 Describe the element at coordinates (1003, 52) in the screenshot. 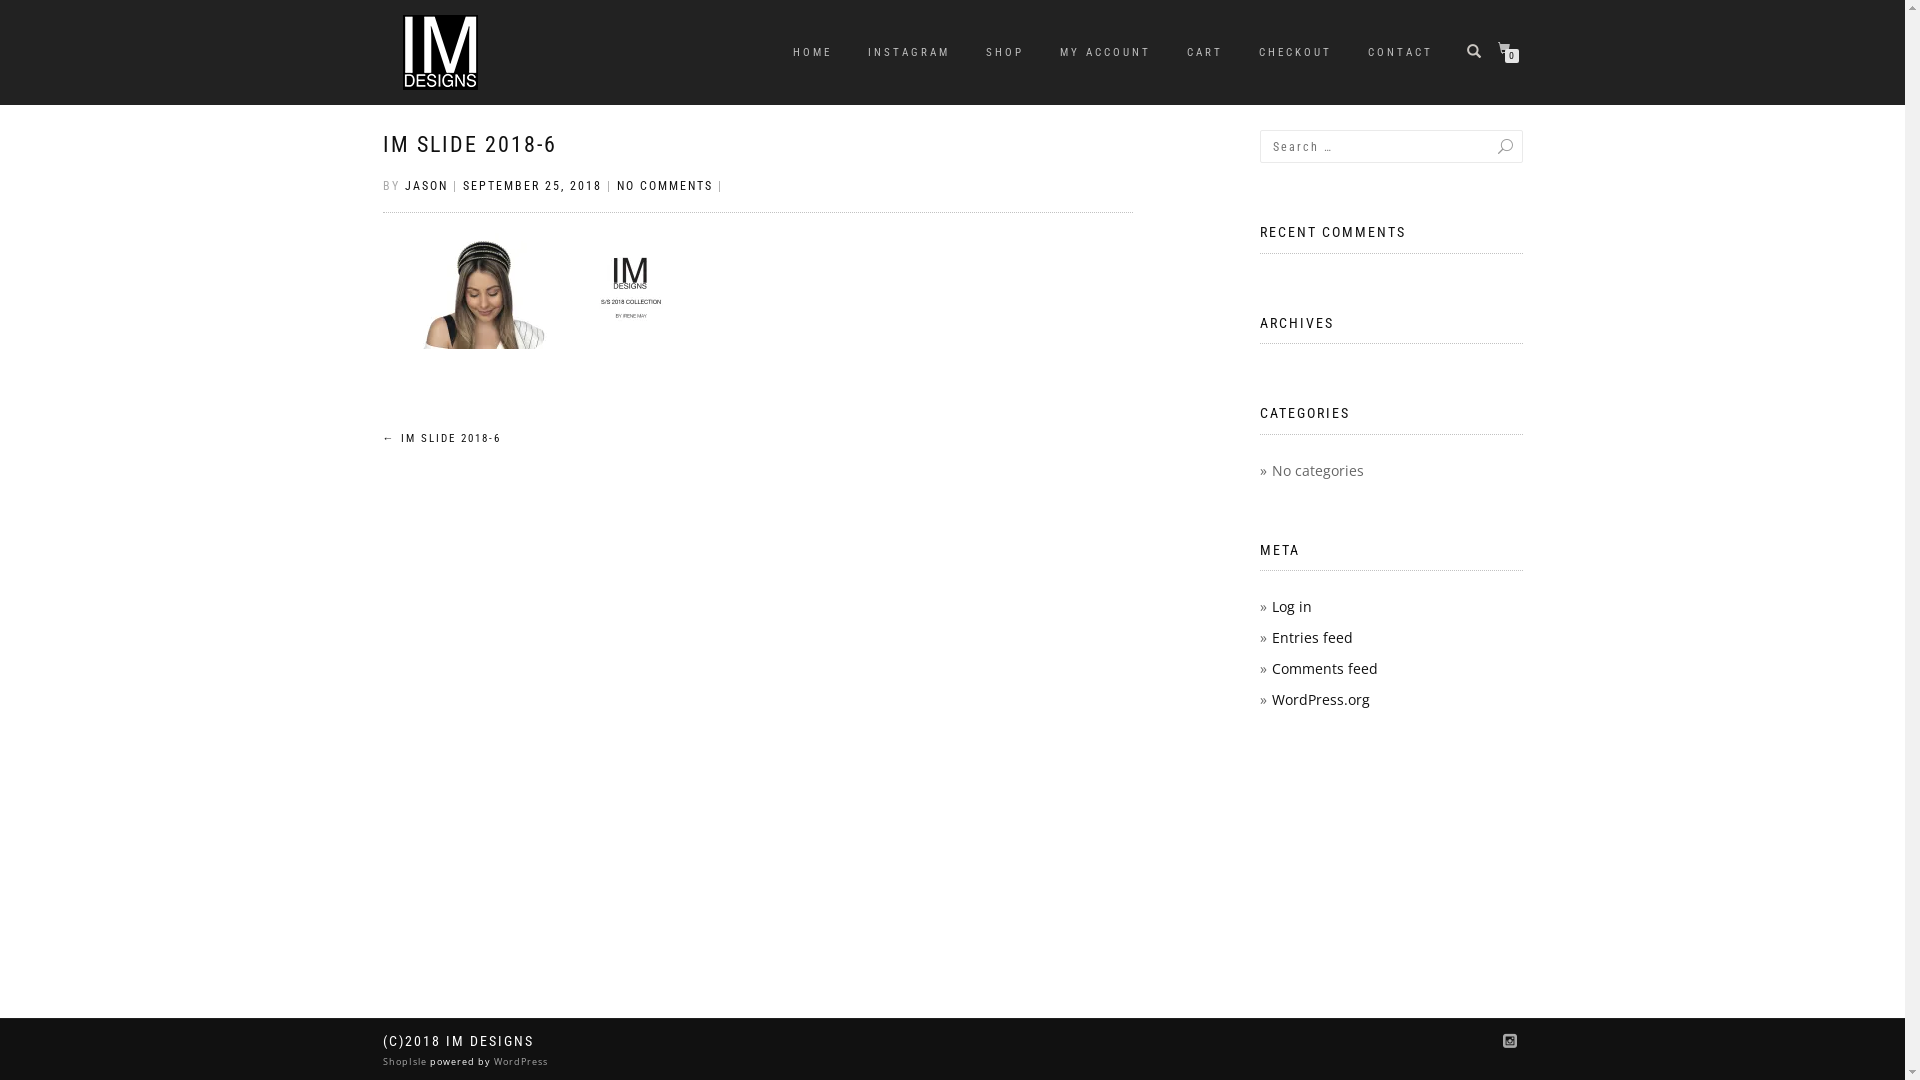

I see `'SHOP'` at that location.